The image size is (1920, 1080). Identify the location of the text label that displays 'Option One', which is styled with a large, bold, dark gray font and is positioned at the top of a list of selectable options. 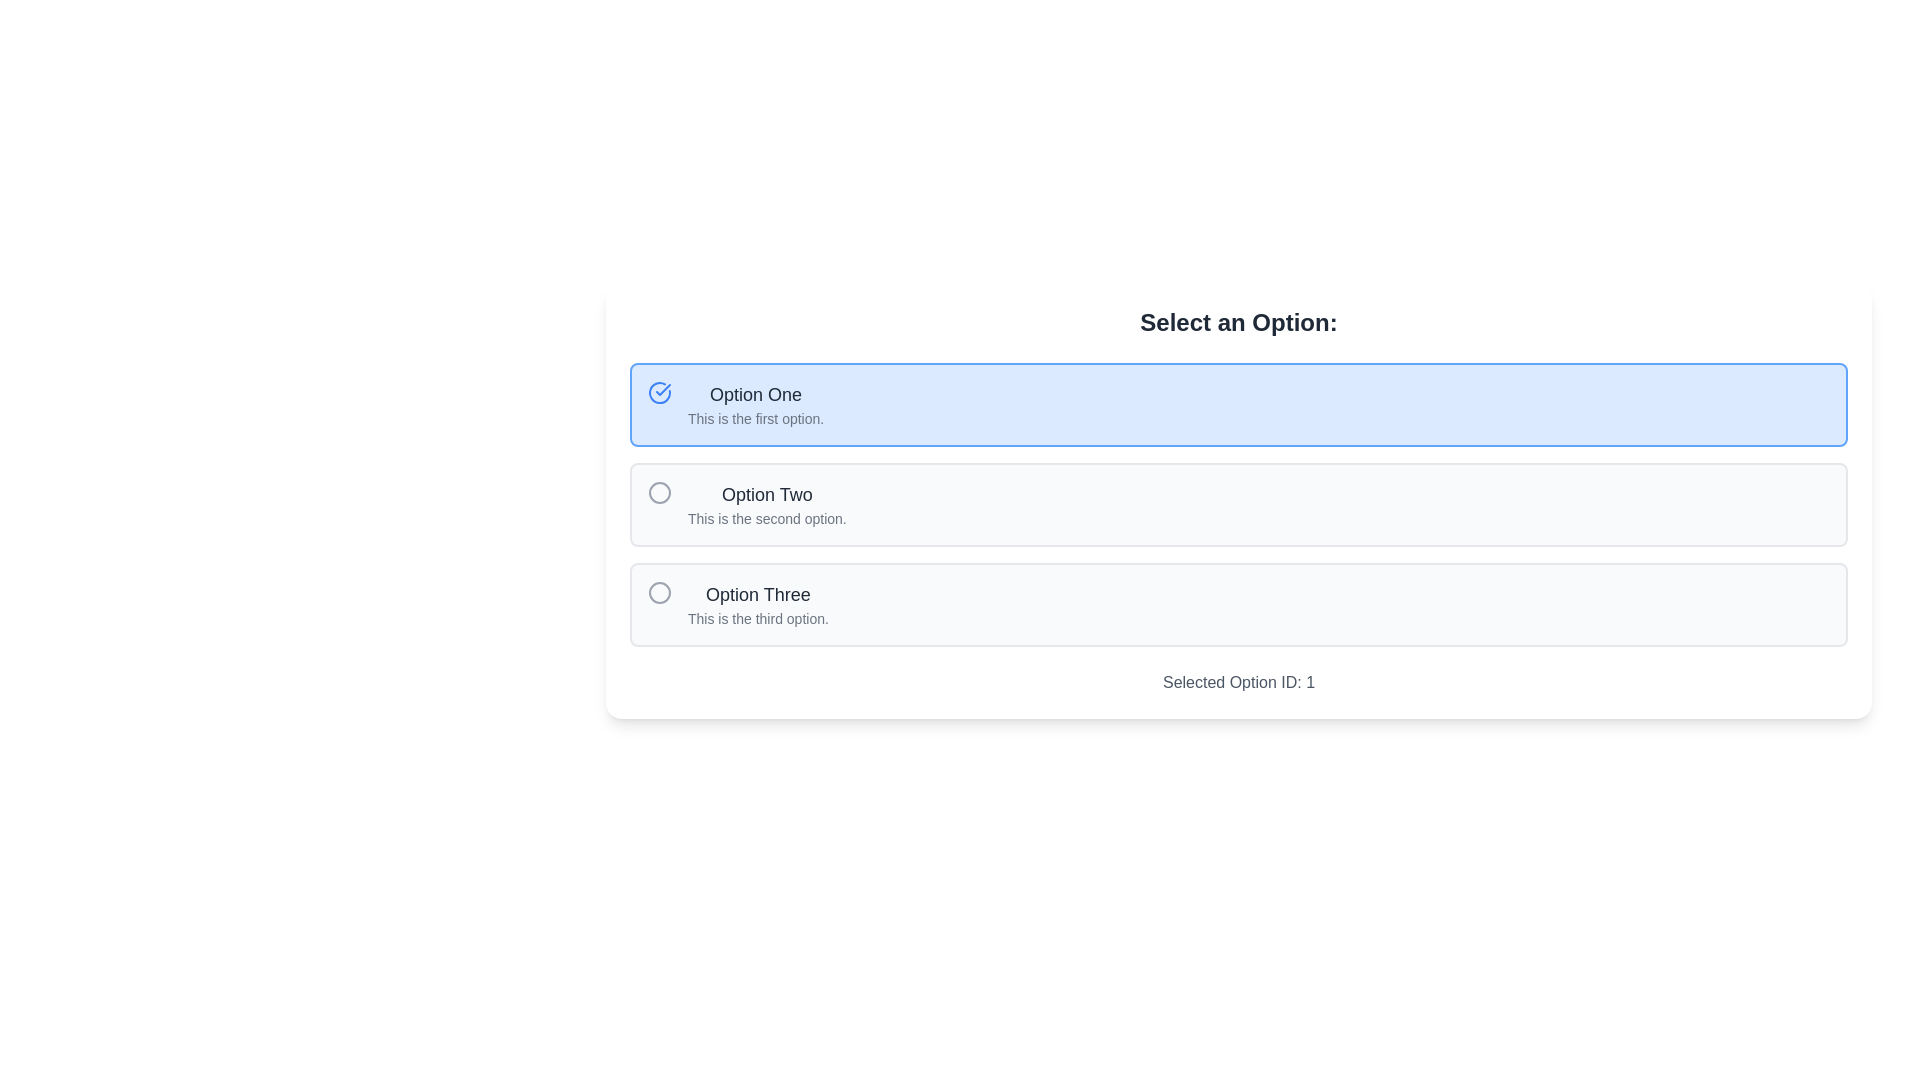
(755, 394).